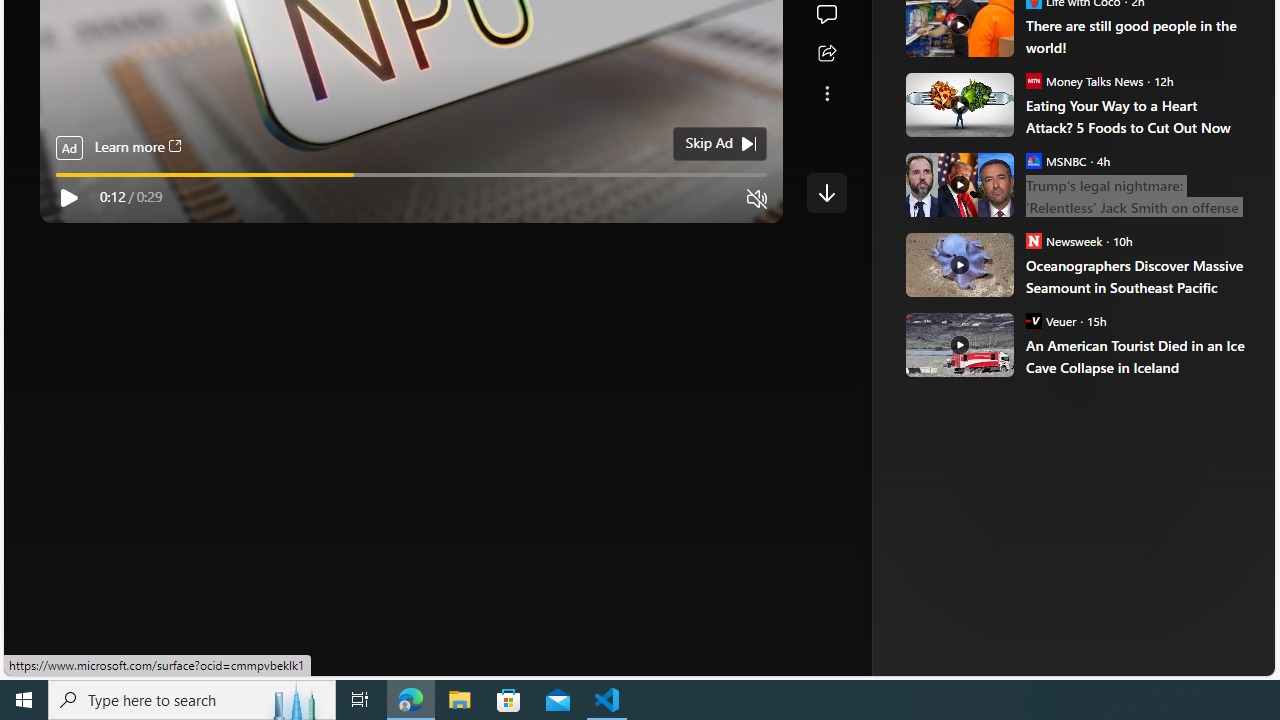  Describe the element at coordinates (1136, 116) in the screenshot. I see `'Eating Your Way to a Heart Attack? 5 Foods to Cut Out Now'` at that location.